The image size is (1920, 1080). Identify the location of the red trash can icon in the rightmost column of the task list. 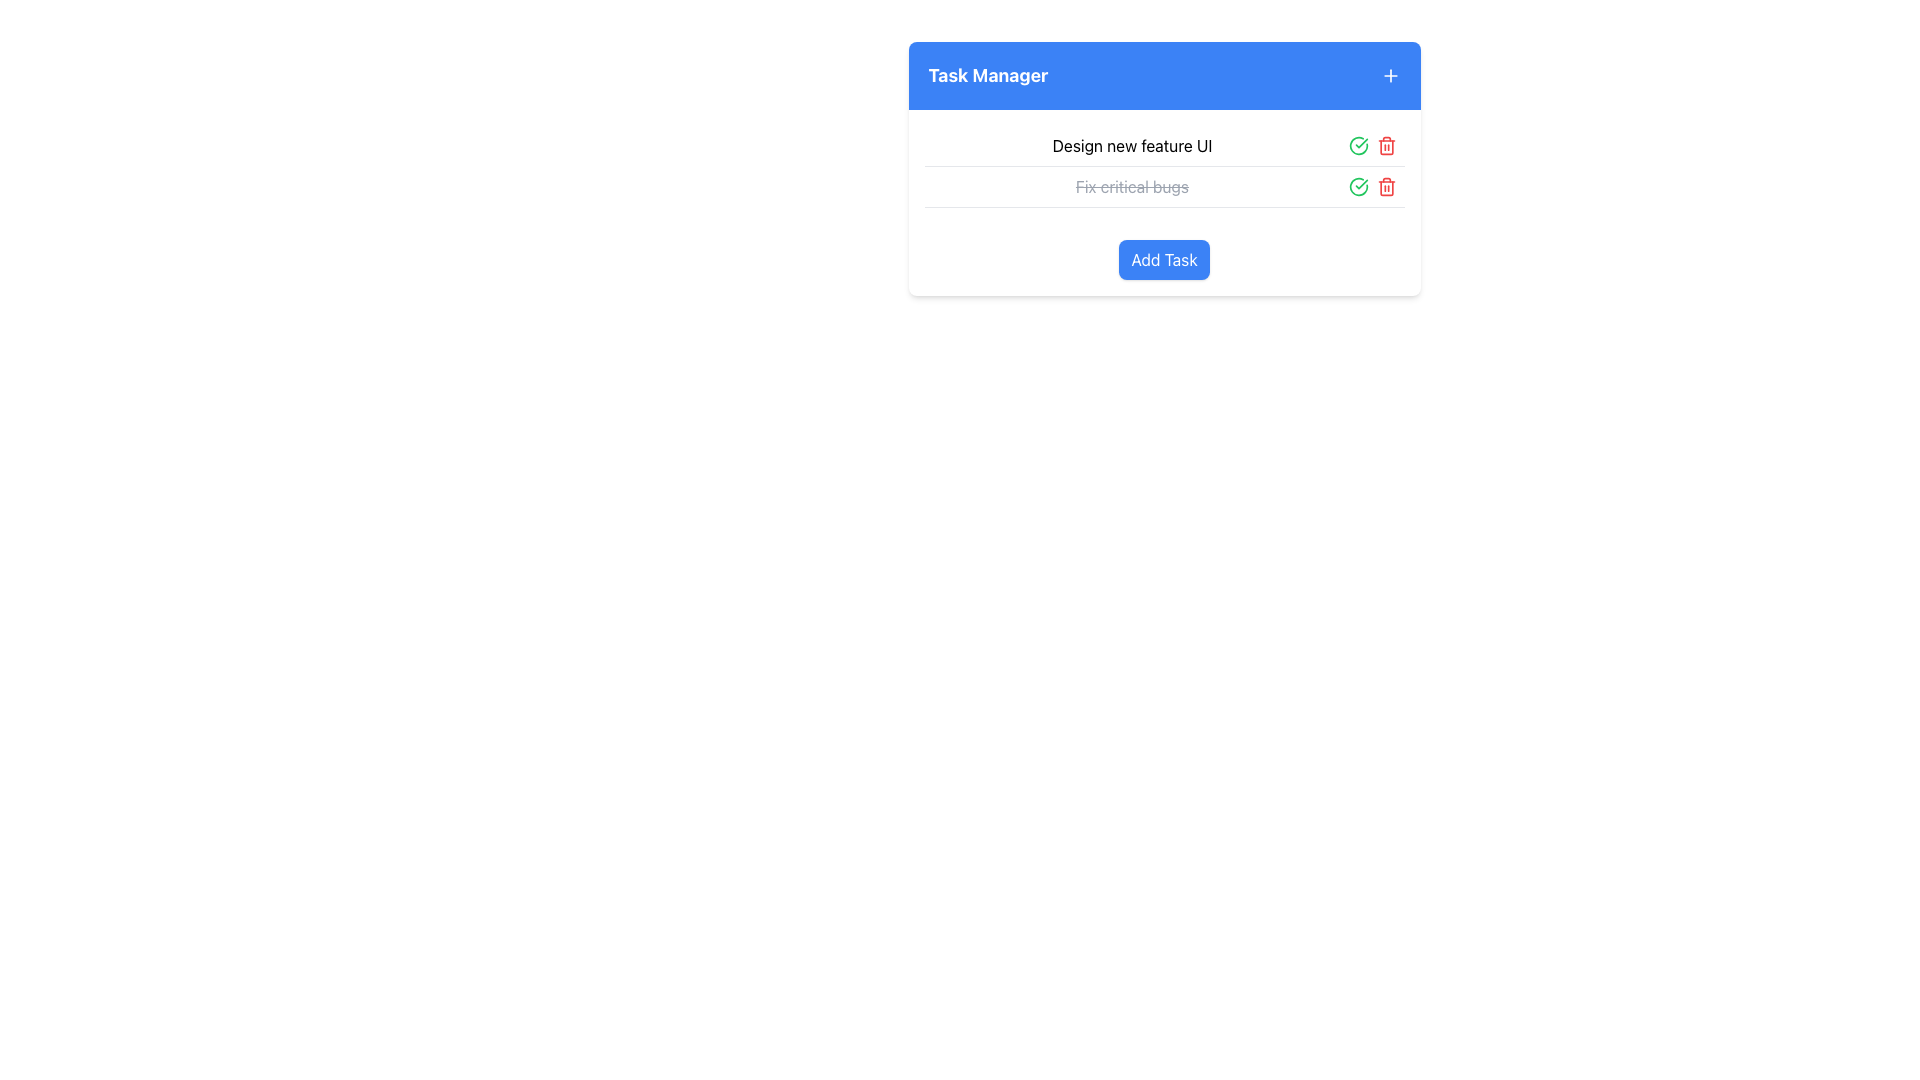
(1385, 145).